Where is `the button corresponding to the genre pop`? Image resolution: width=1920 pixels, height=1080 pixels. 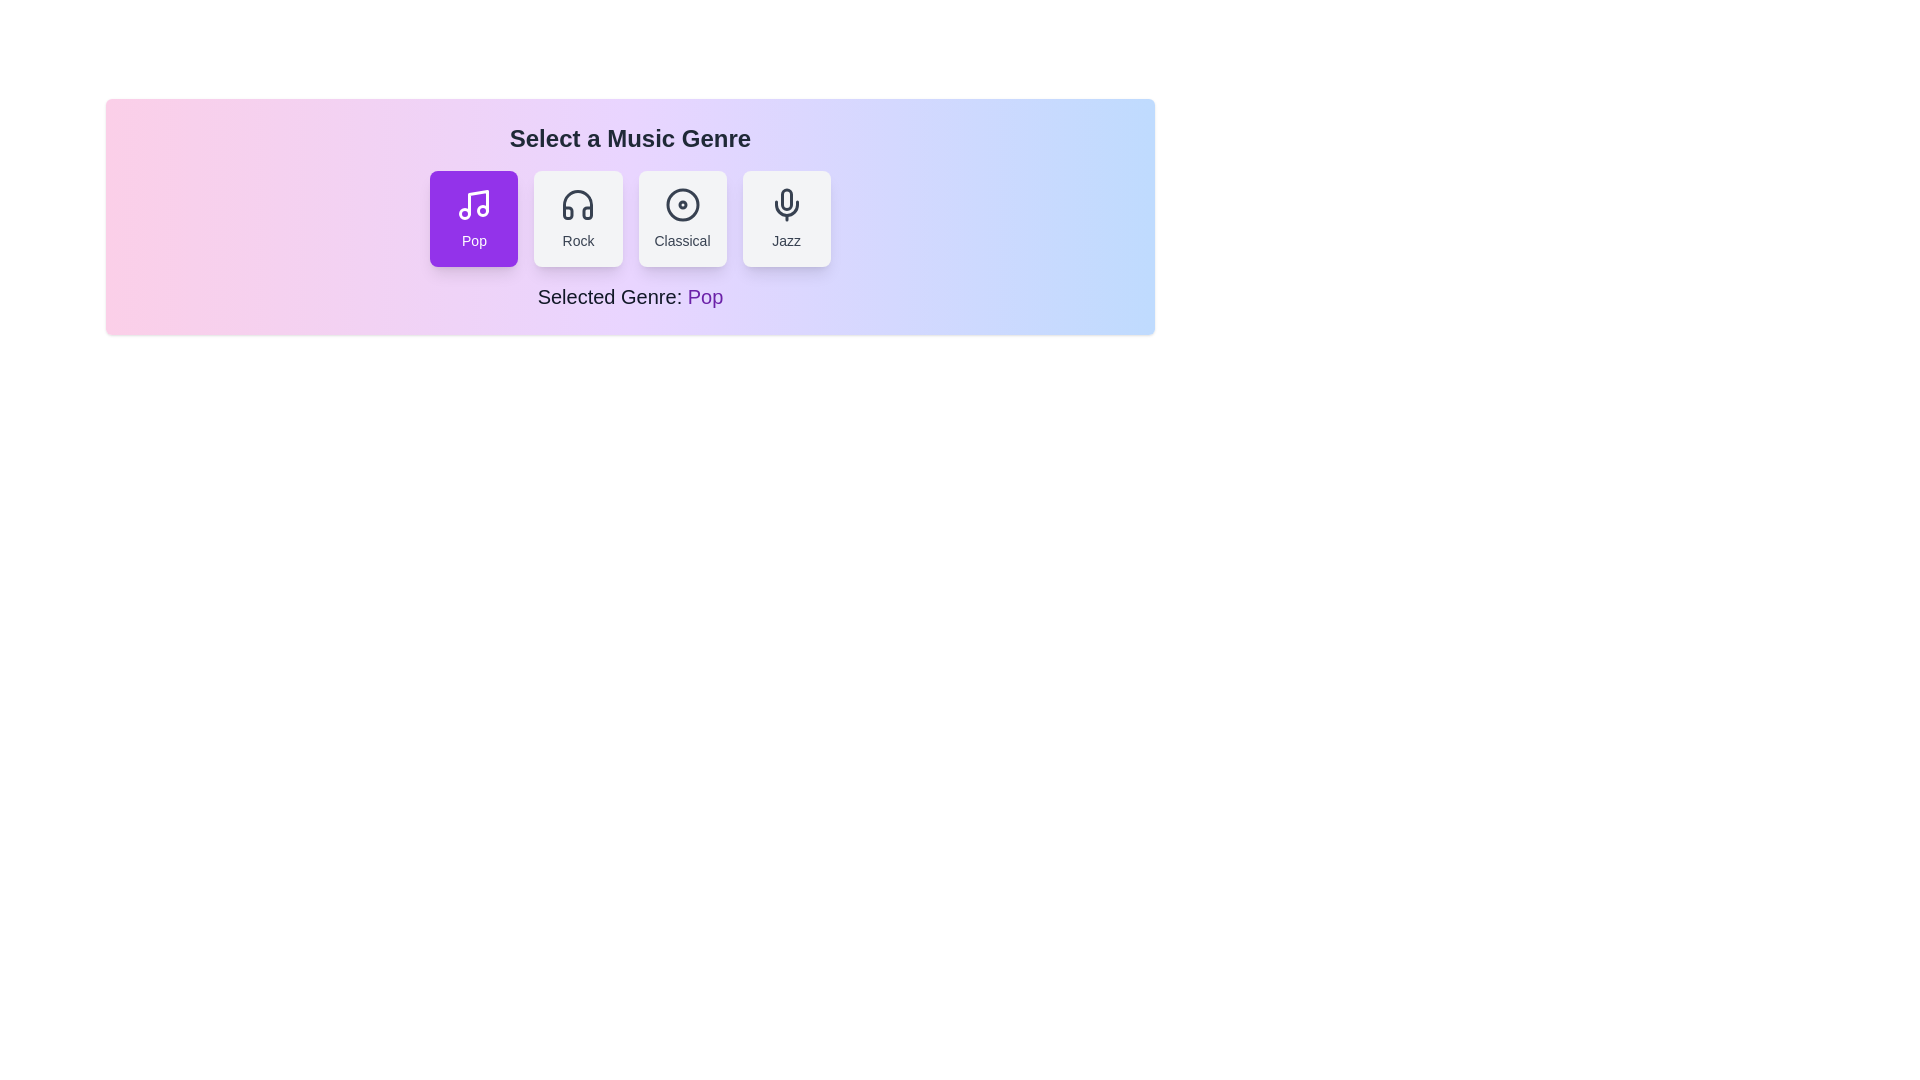 the button corresponding to the genre pop is located at coordinates (473, 219).